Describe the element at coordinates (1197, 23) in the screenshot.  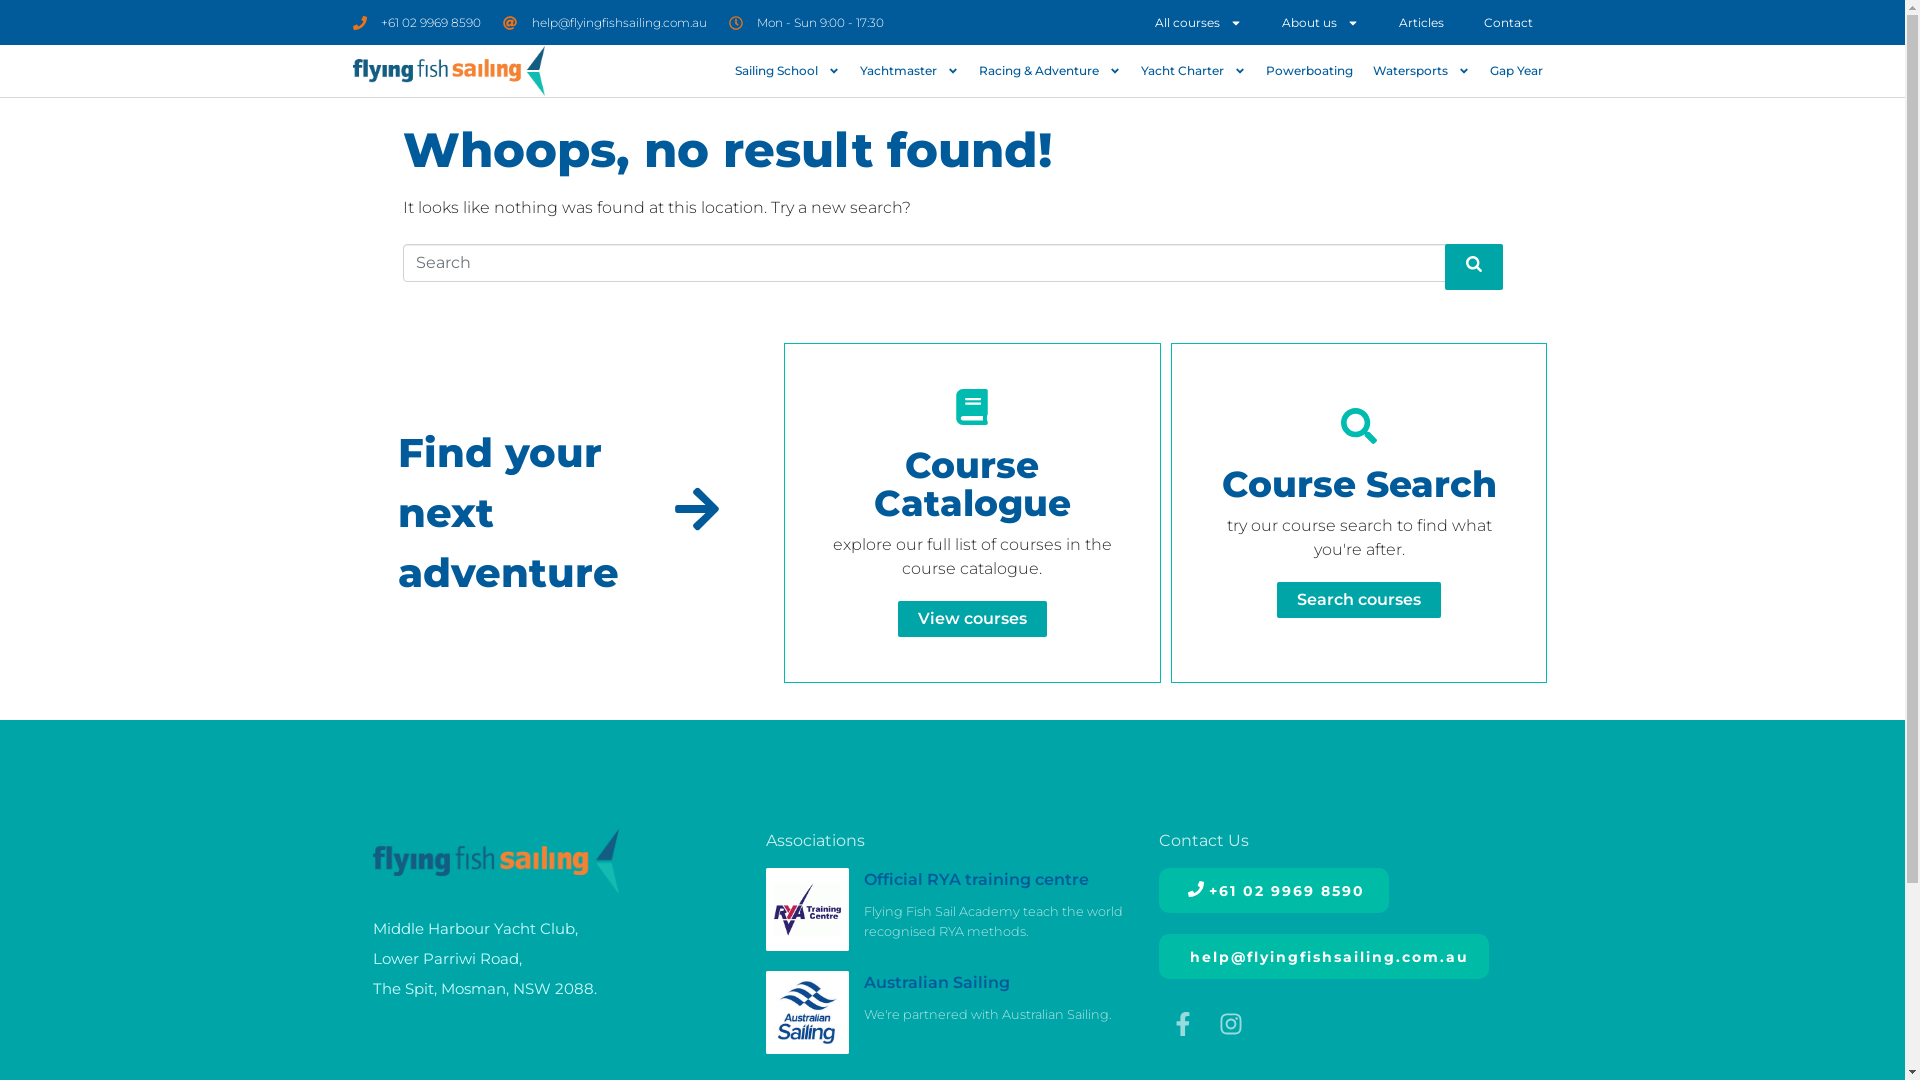
I see `'All courses'` at that location.